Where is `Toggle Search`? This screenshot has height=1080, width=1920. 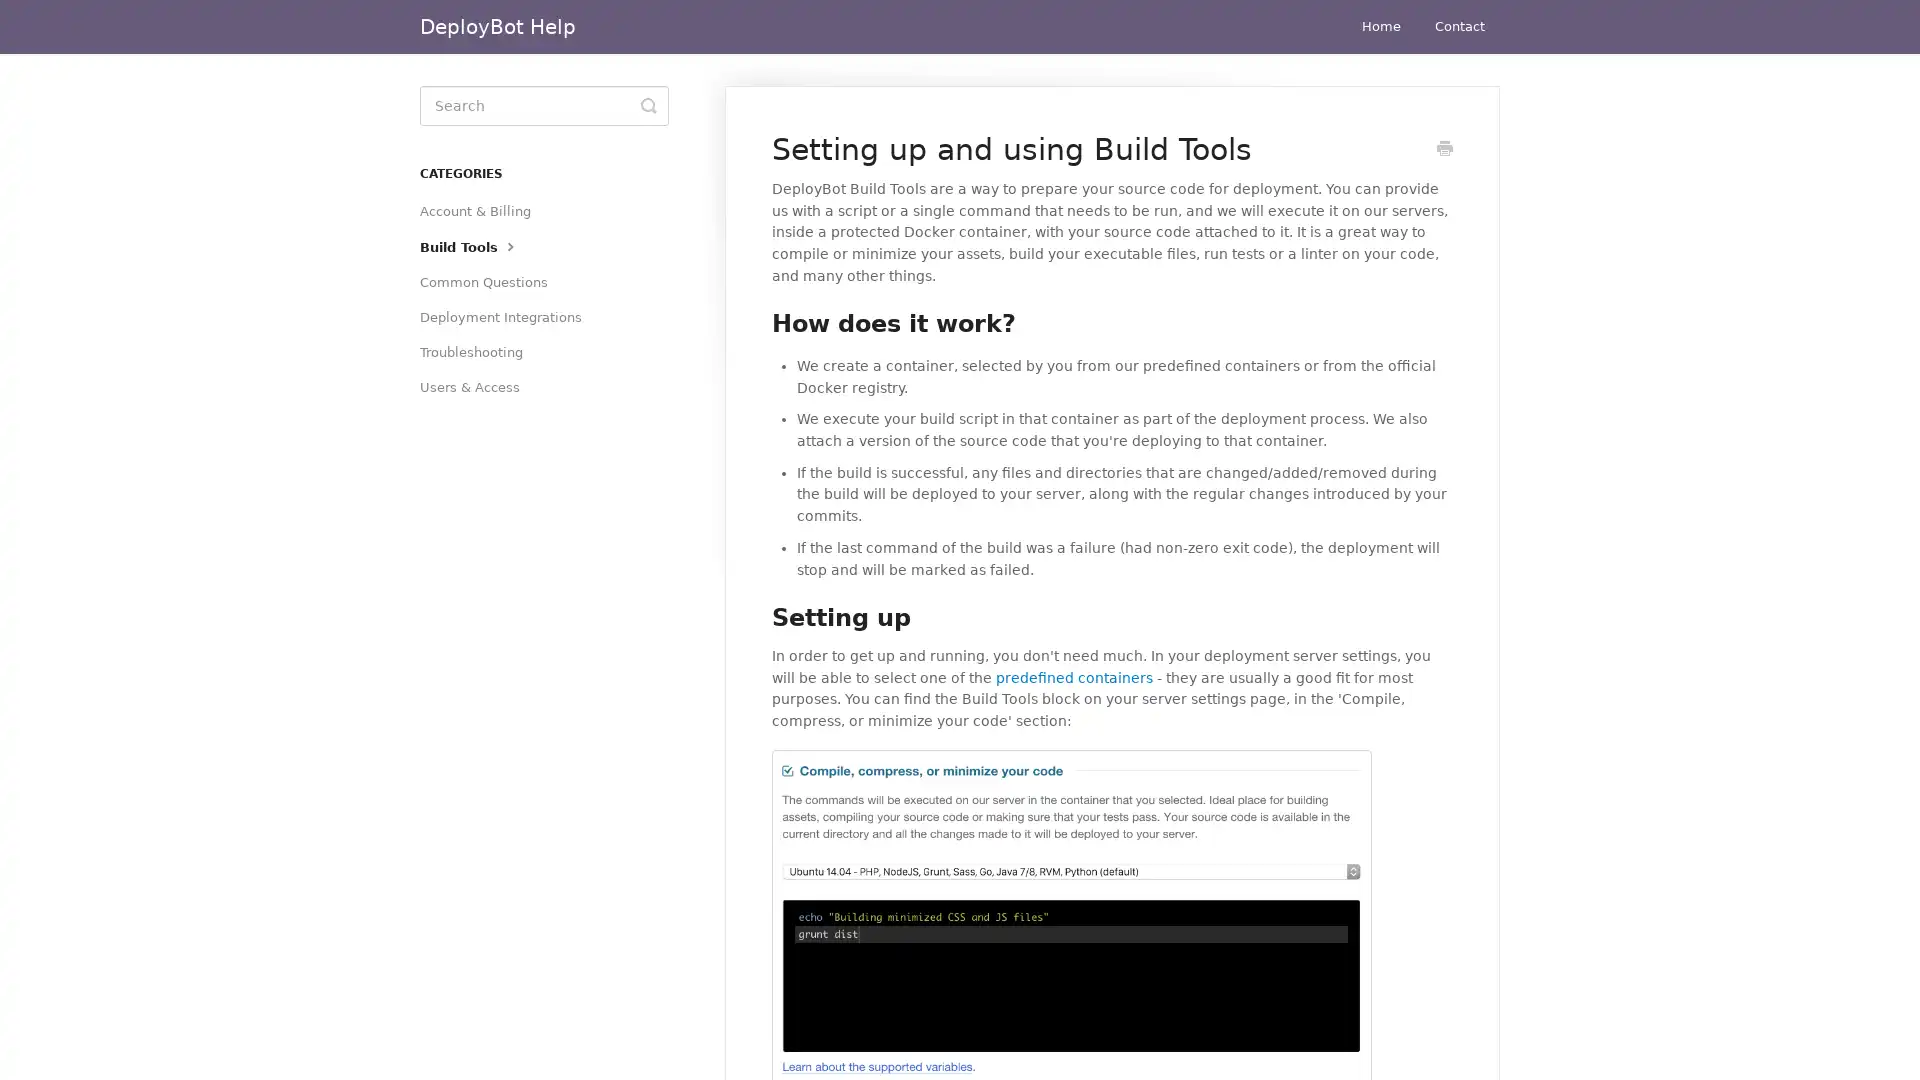 Toggle Search is located at coordinates (648, 105).